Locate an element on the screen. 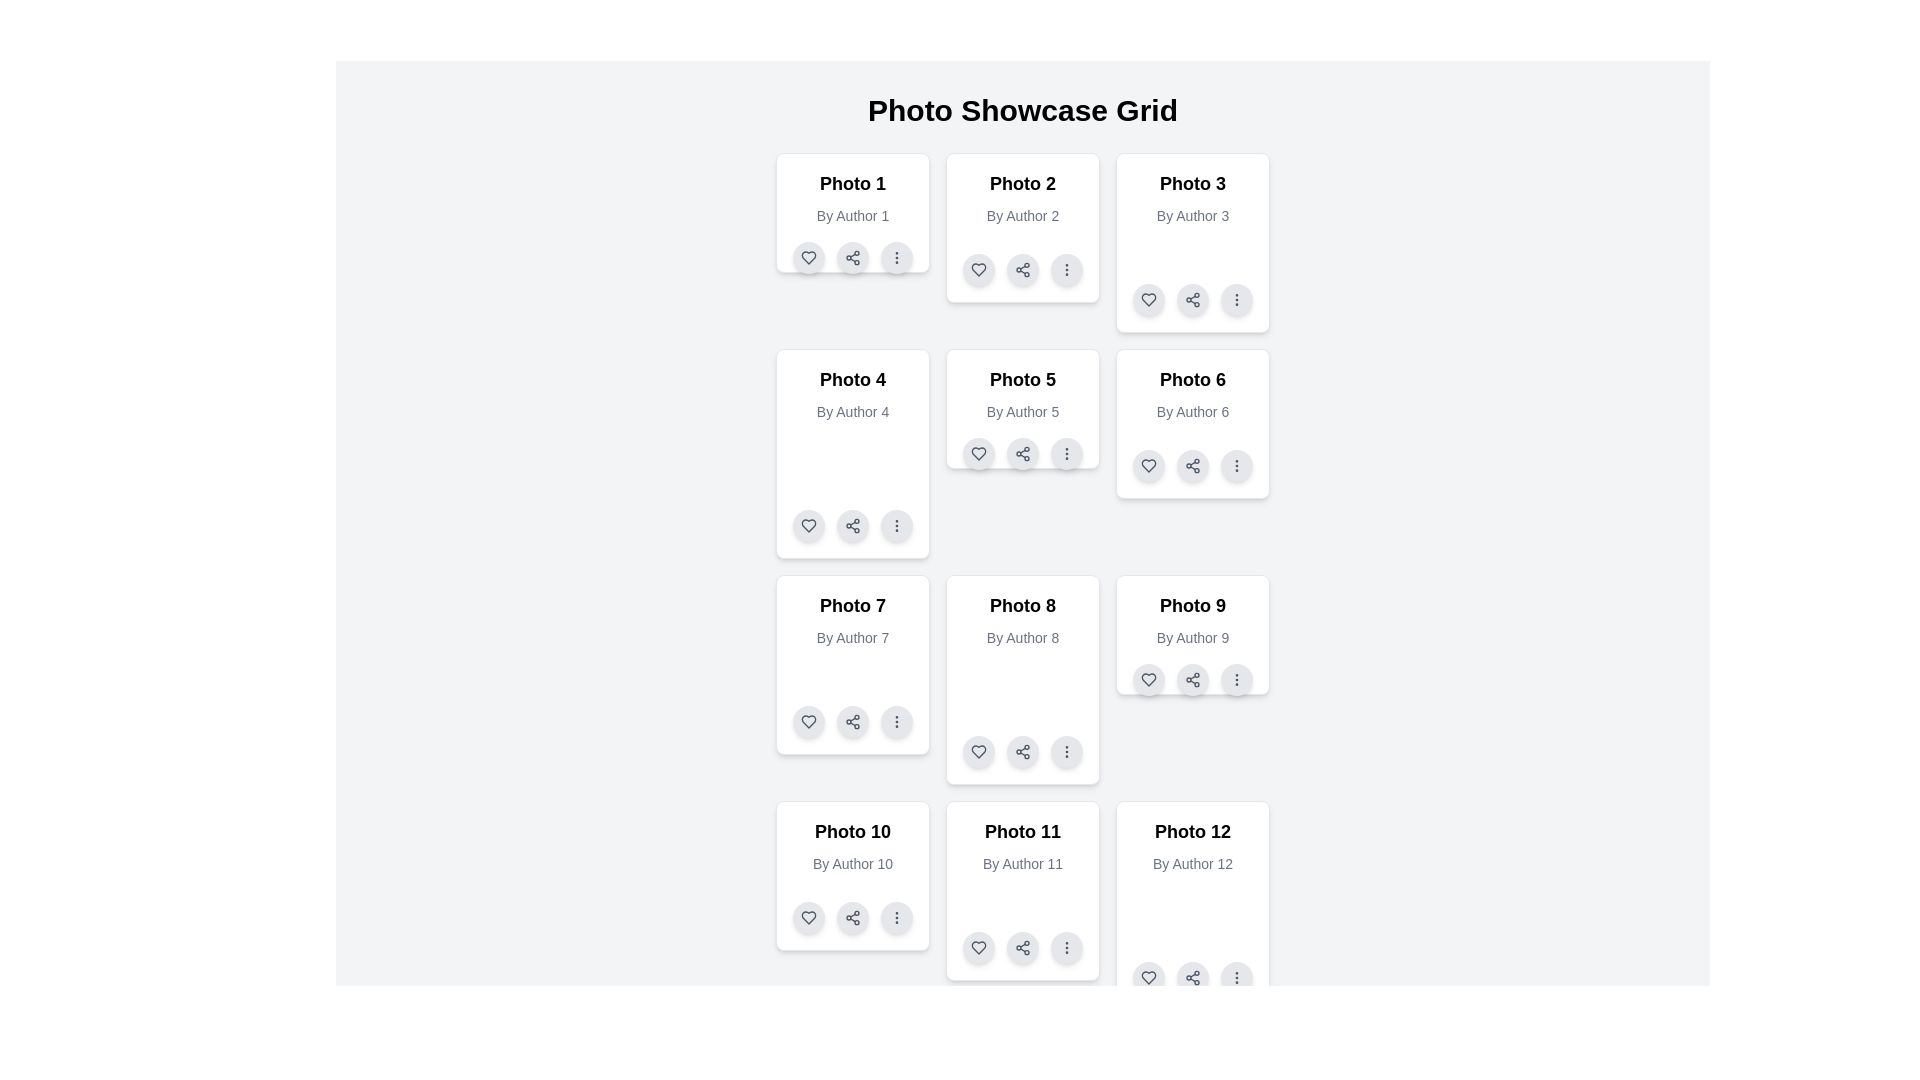 Image resolution: width=1920 pixels, height=1080 pixels. the menu trigger button located in the bottom-right corner of the card labeled 'Photo 6 By Author 6' is located at coordinates (1236, 466).